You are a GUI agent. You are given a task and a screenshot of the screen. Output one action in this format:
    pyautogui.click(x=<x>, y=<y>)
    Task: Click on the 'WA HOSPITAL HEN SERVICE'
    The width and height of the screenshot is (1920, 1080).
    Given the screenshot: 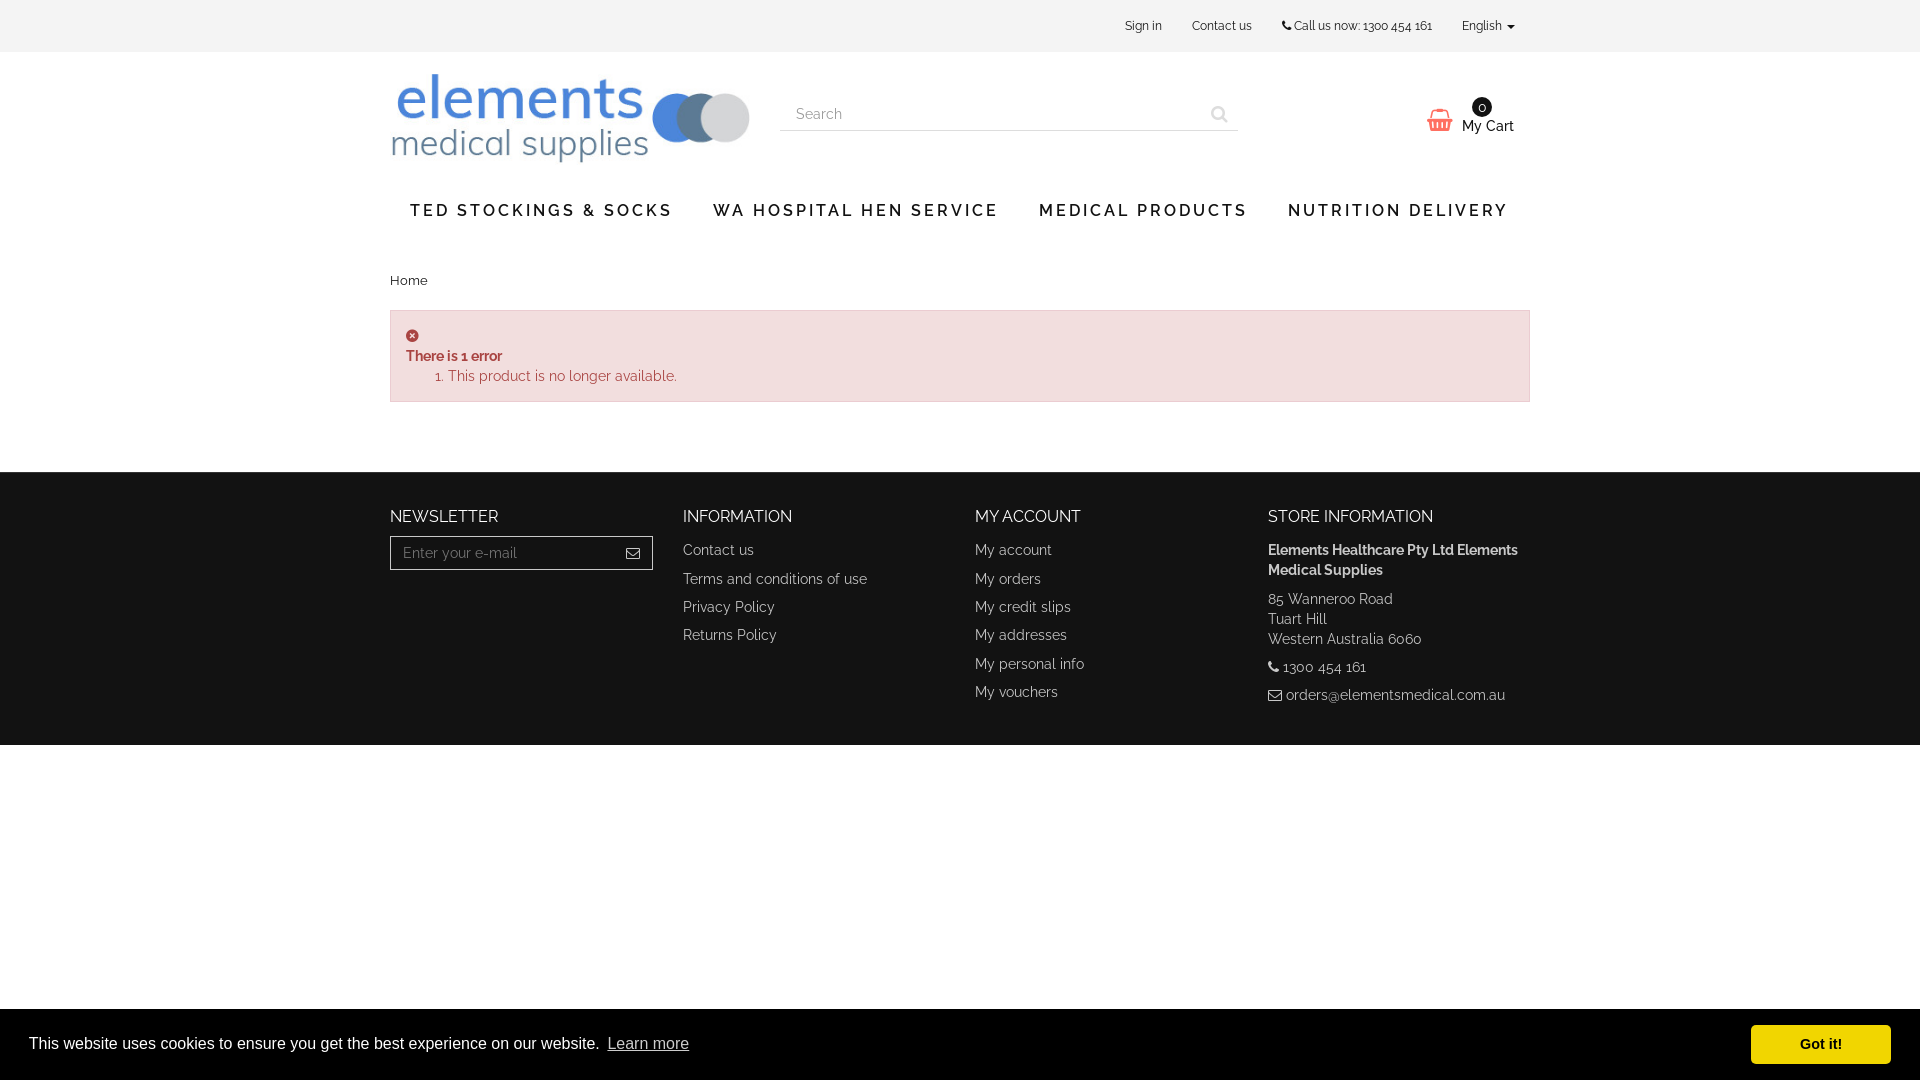 What is the action you would take?
    pyautogui.click(x=855, y=211)
    